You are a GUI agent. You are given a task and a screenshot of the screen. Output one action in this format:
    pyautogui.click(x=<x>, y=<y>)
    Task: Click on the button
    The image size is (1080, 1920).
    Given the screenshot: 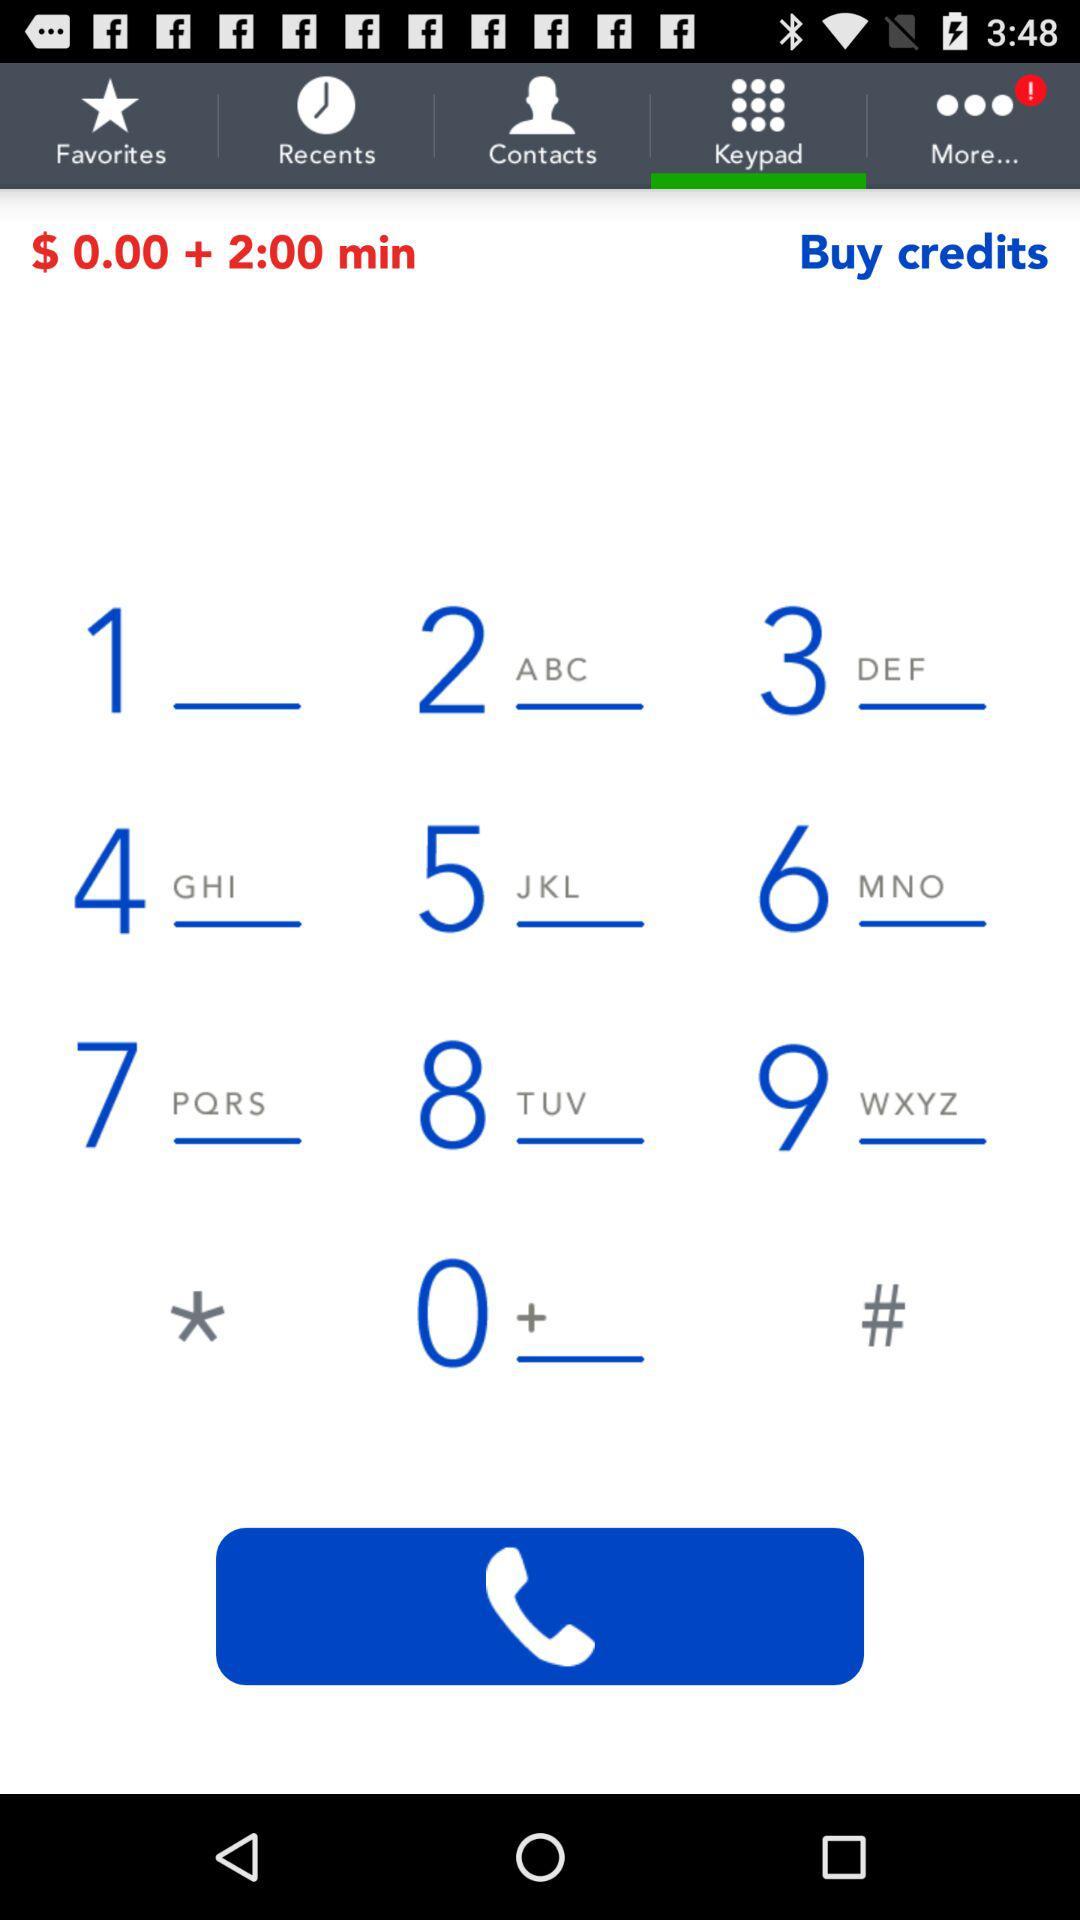 What is the action you would take?
    pyautogui.click(x=882, y=1310)
    